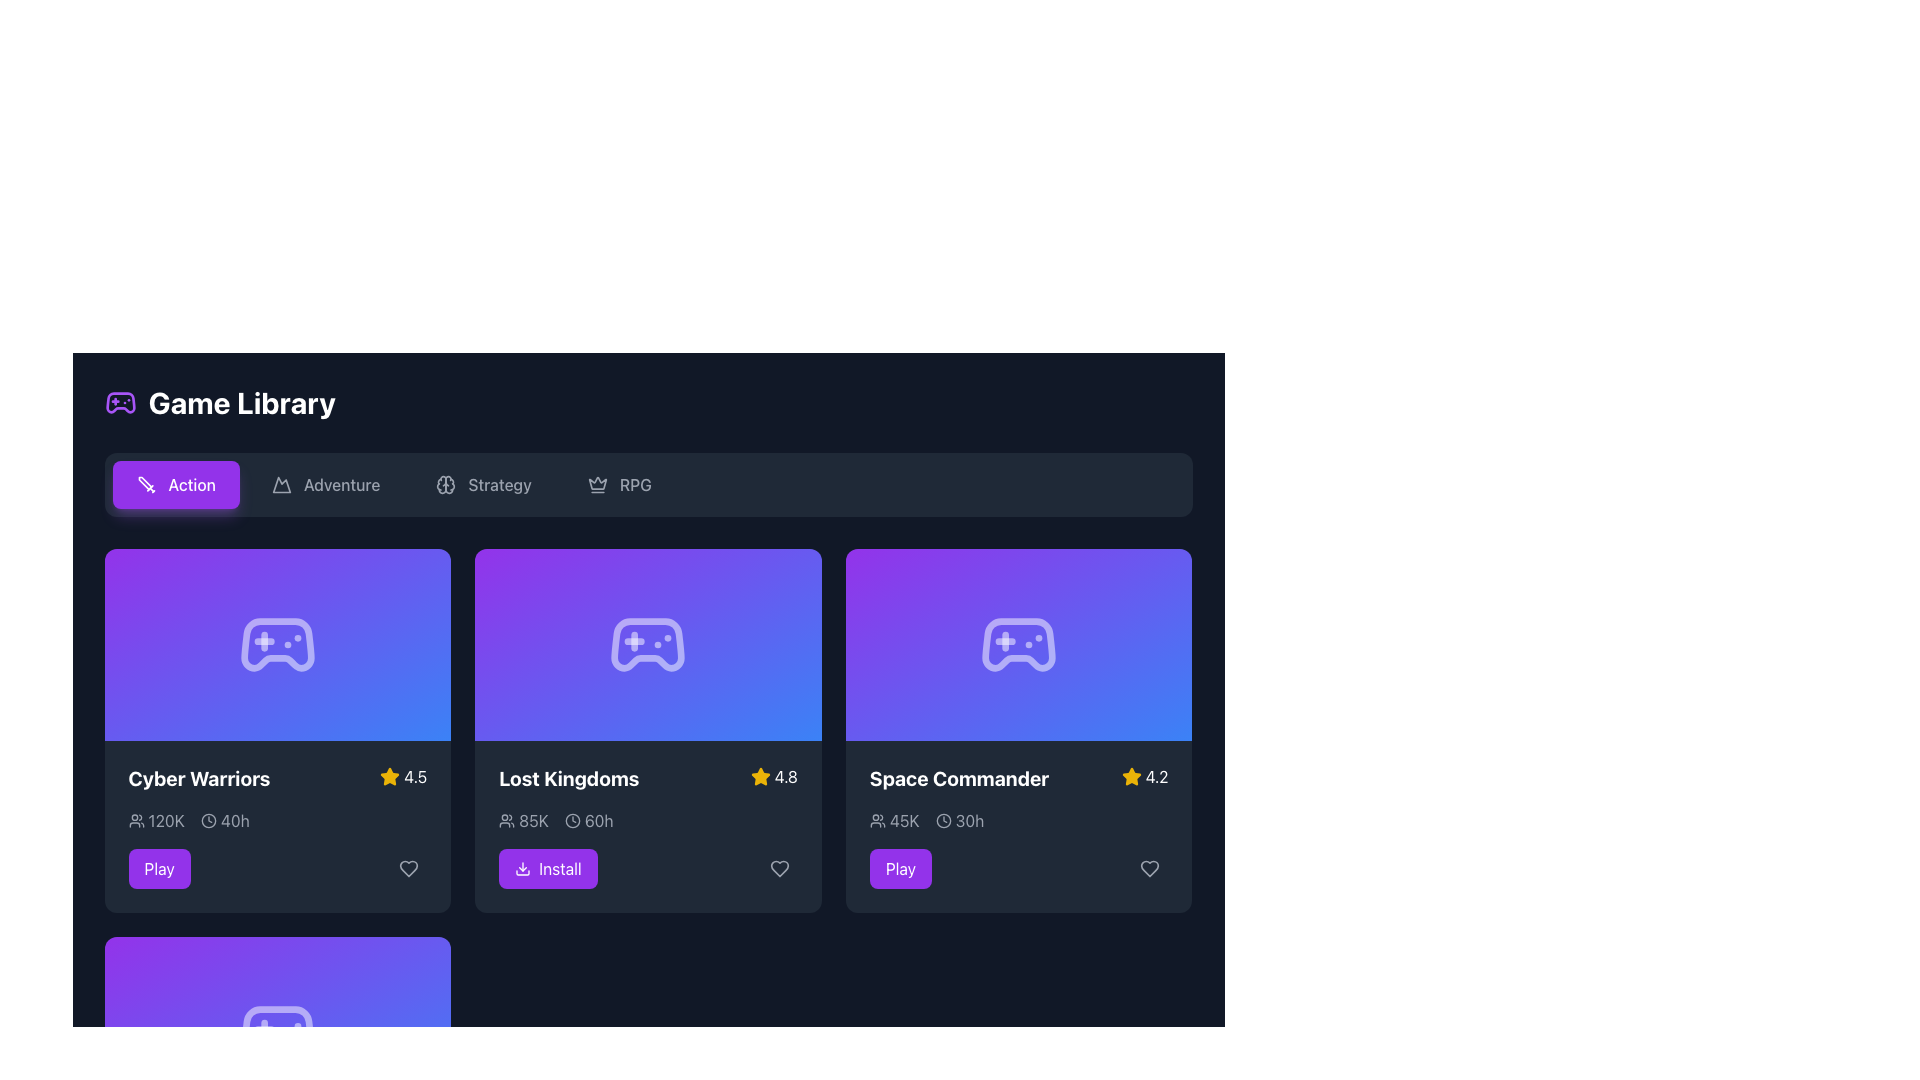 The image size is (1920, 1080). I want to click on the 'Strategy' icon located in the navigation menu, which visually represents the 'Strategy' category and is positioned to the left of the text label 'Strategy', so click(445, 485).